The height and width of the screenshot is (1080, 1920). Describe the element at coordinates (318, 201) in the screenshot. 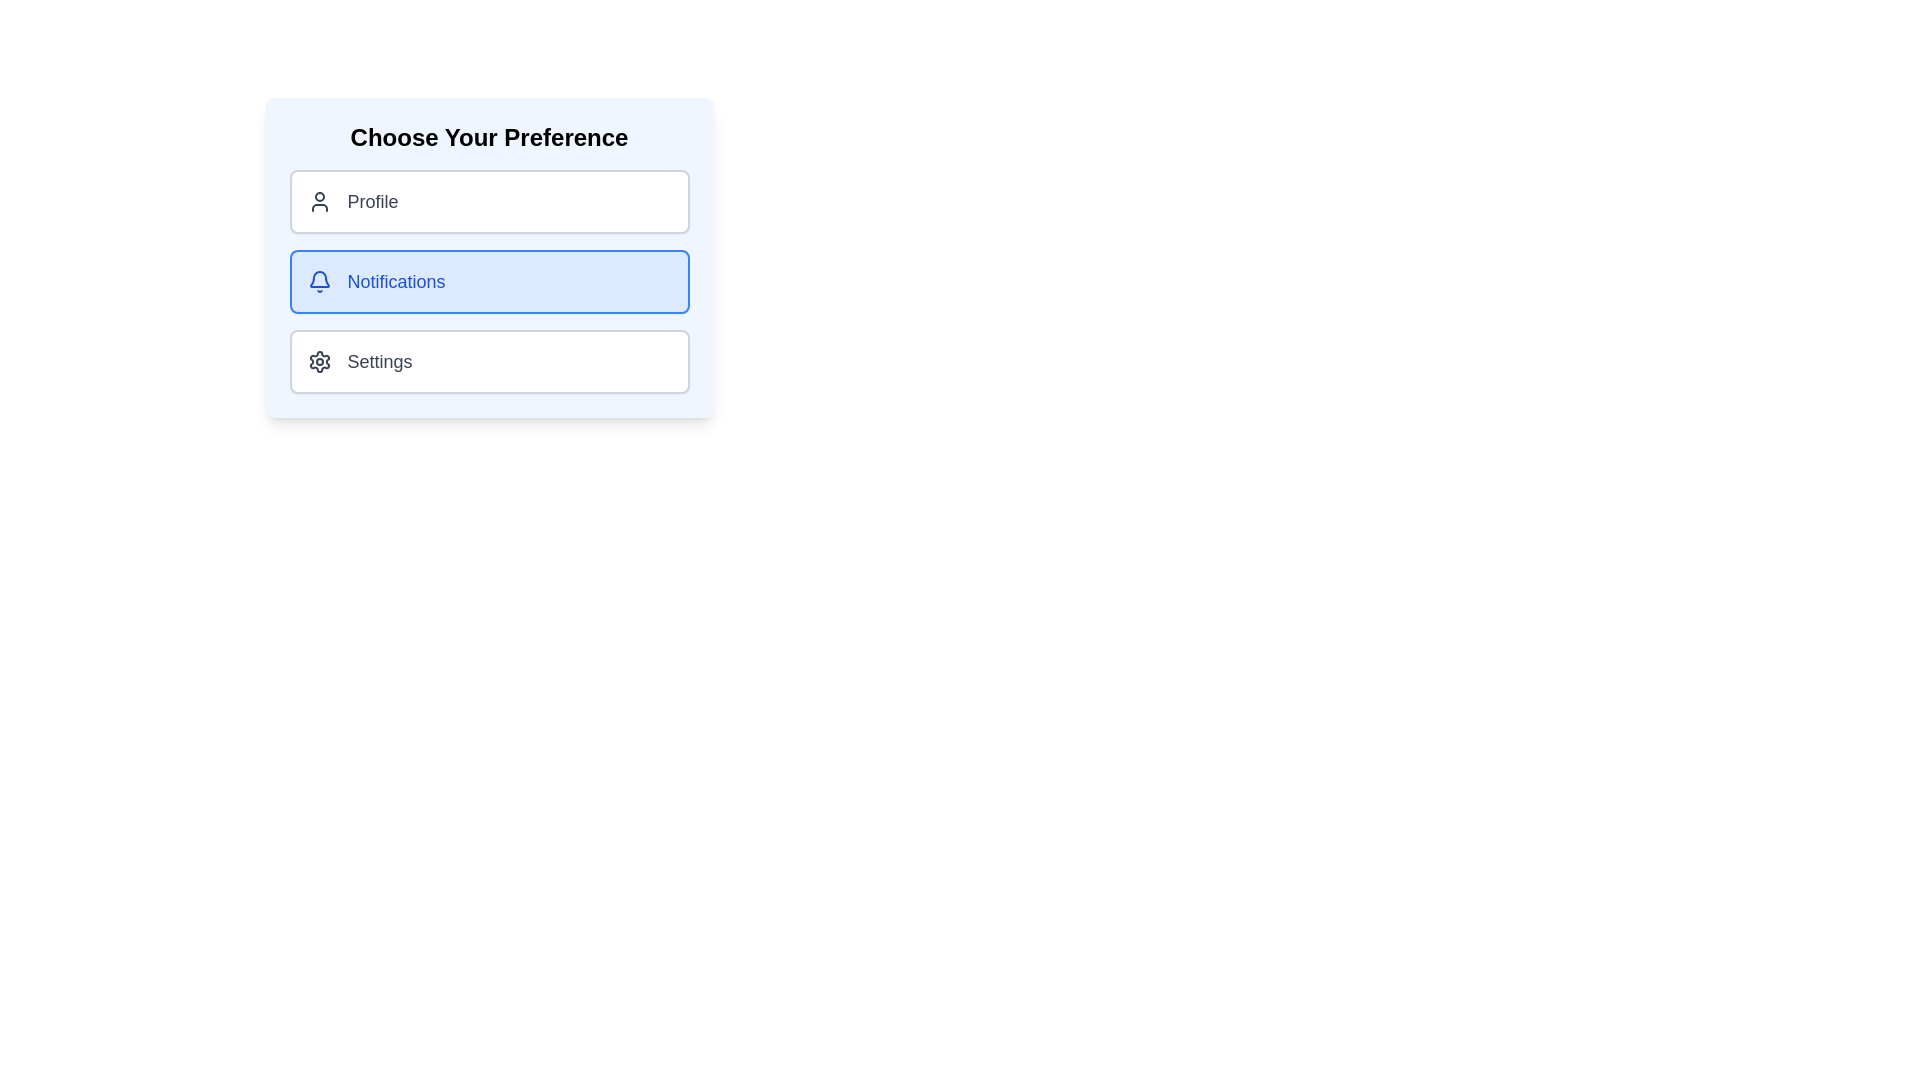

I see `the user icon, which is a navy blue outlined circular head above a trapezoidal body shape, located to the left of the 'Profile' button` at that location.